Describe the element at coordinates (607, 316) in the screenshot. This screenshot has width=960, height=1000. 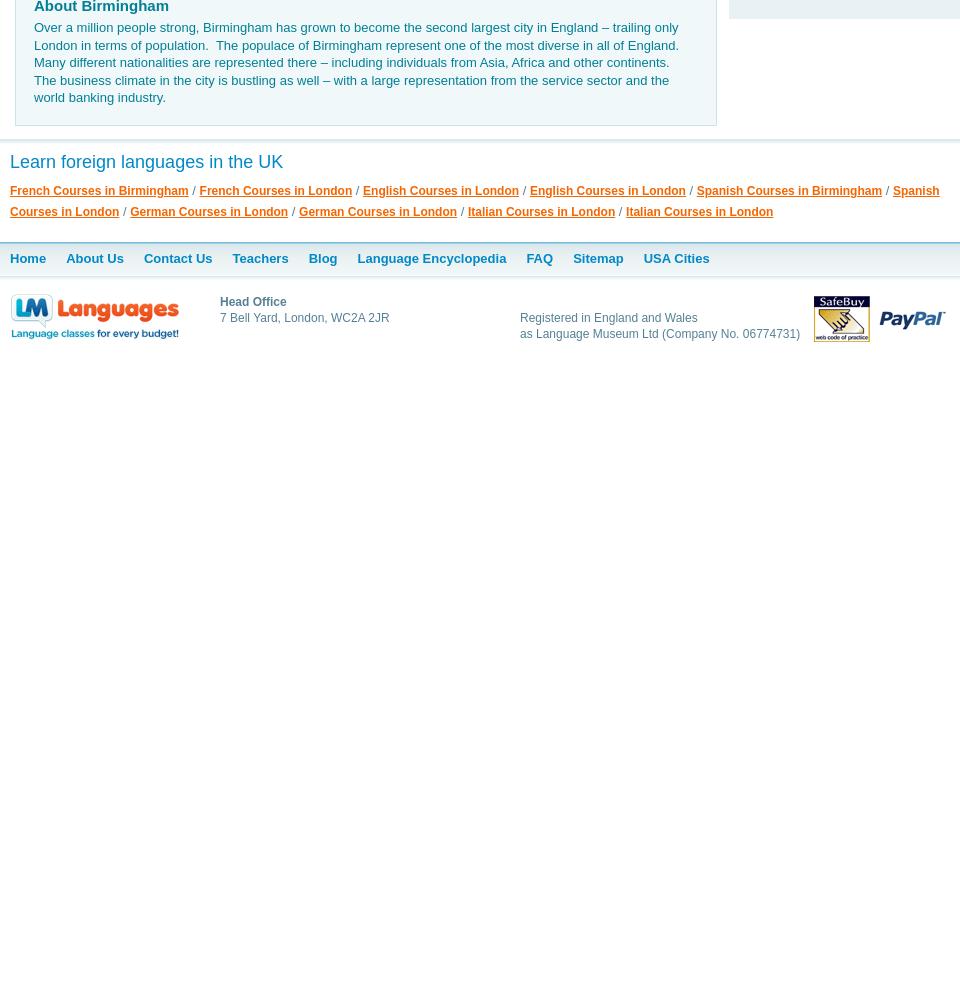
I see `'Registered in England
        and Wales'` at that location.